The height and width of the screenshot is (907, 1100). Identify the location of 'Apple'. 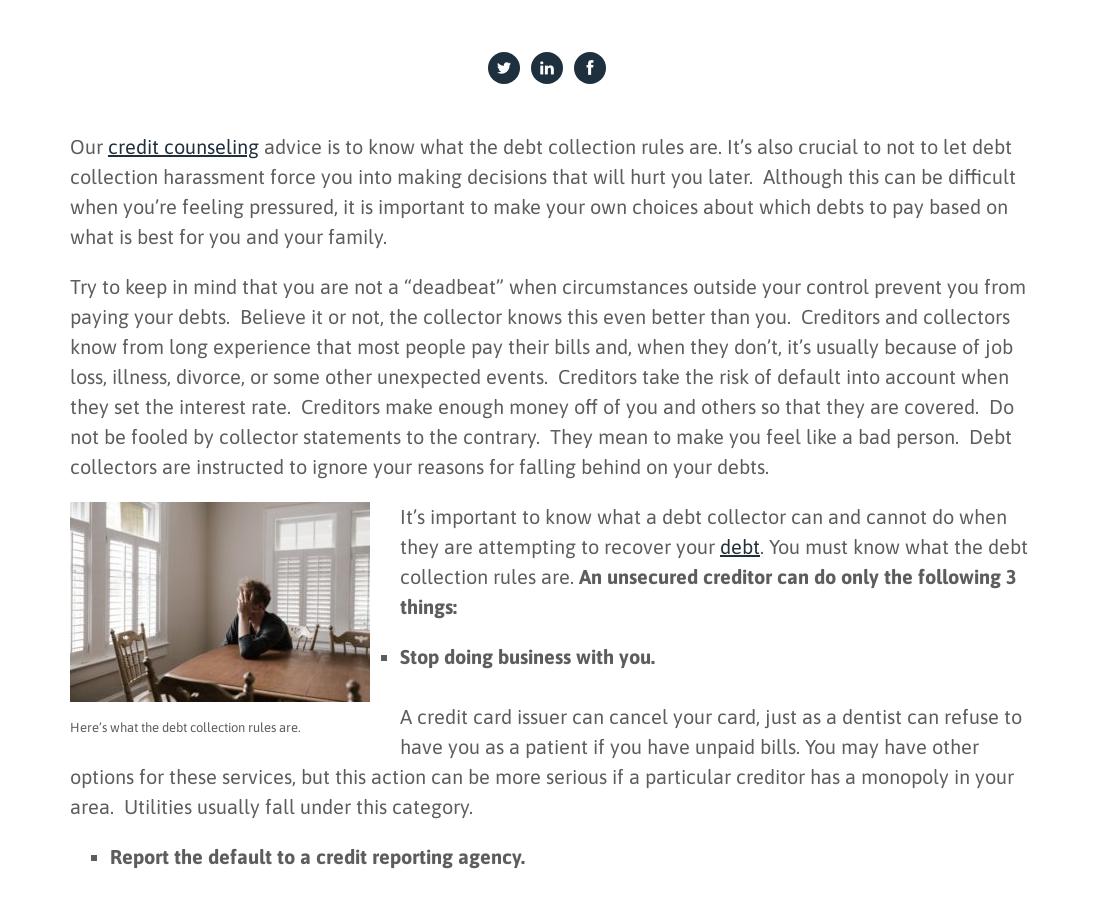
(935, 308).